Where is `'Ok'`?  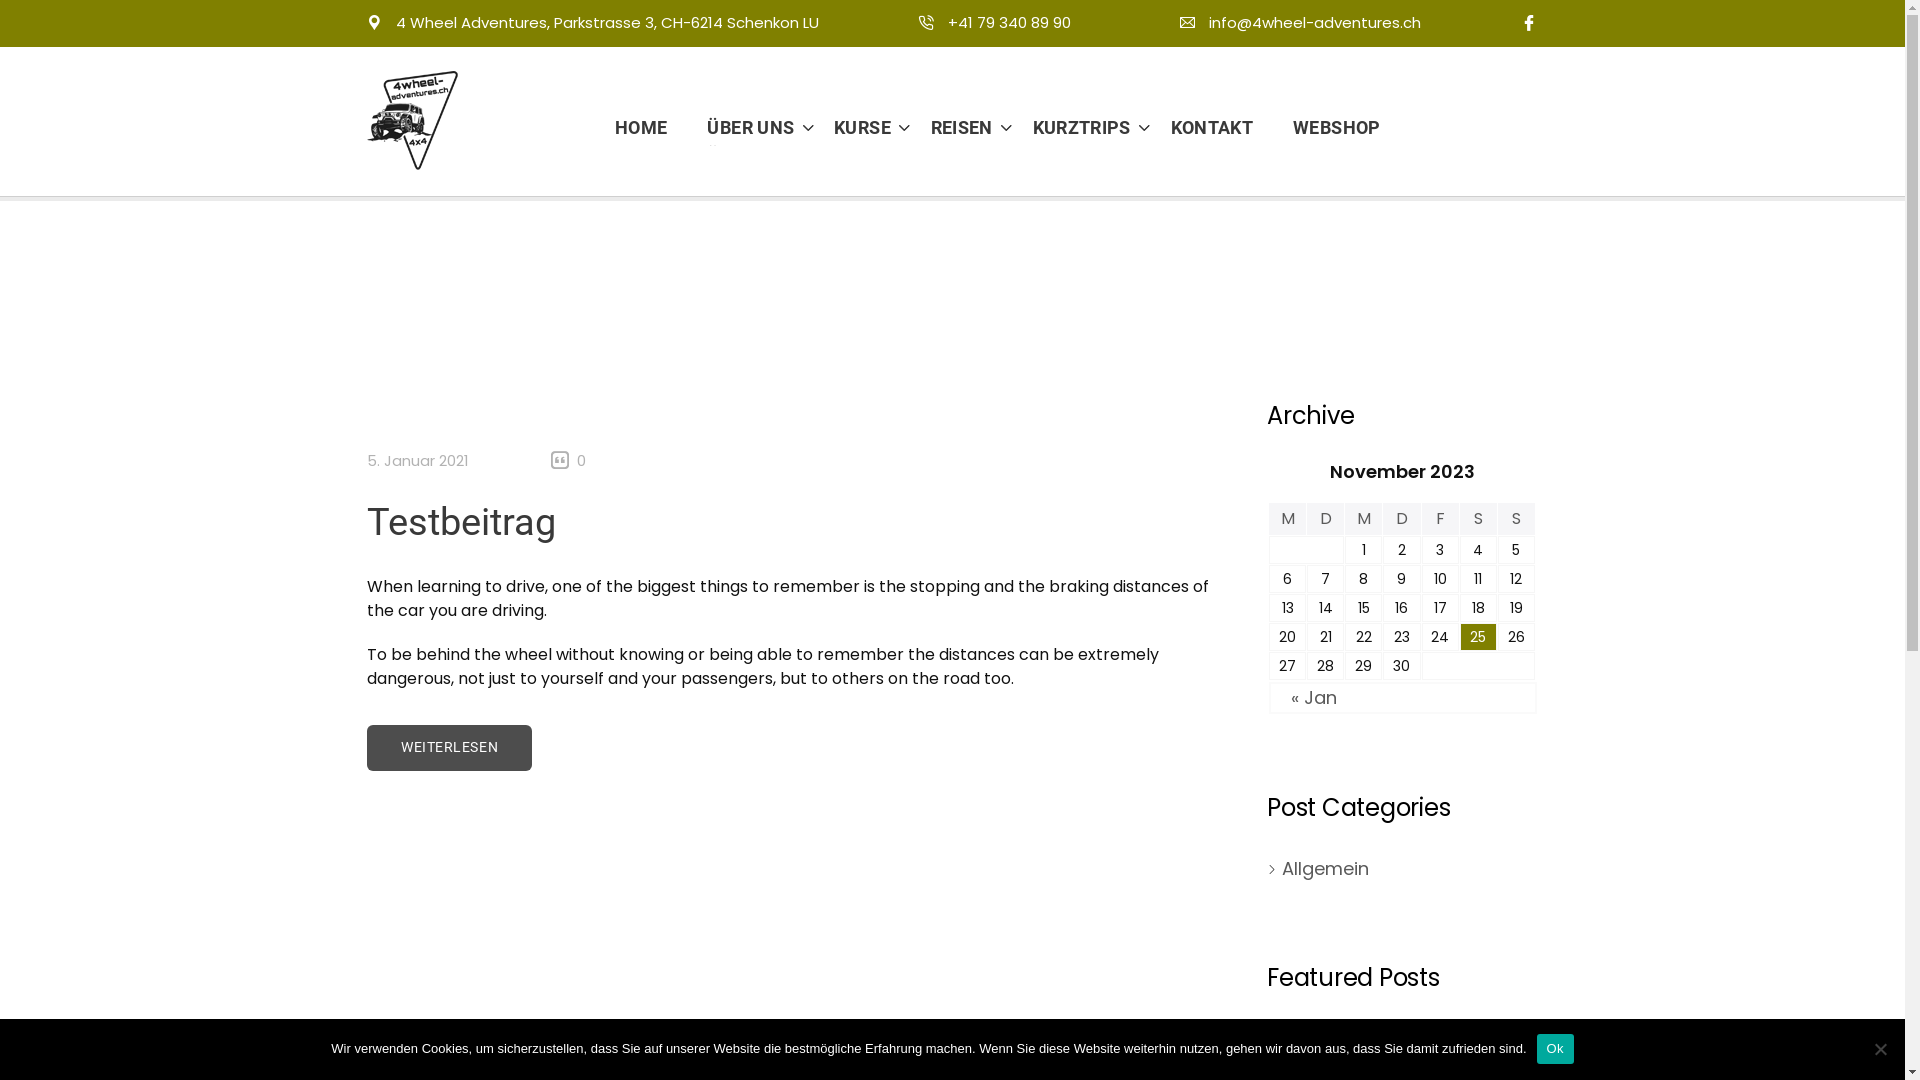
'Ok' is located at coordinates (1554, 1048).